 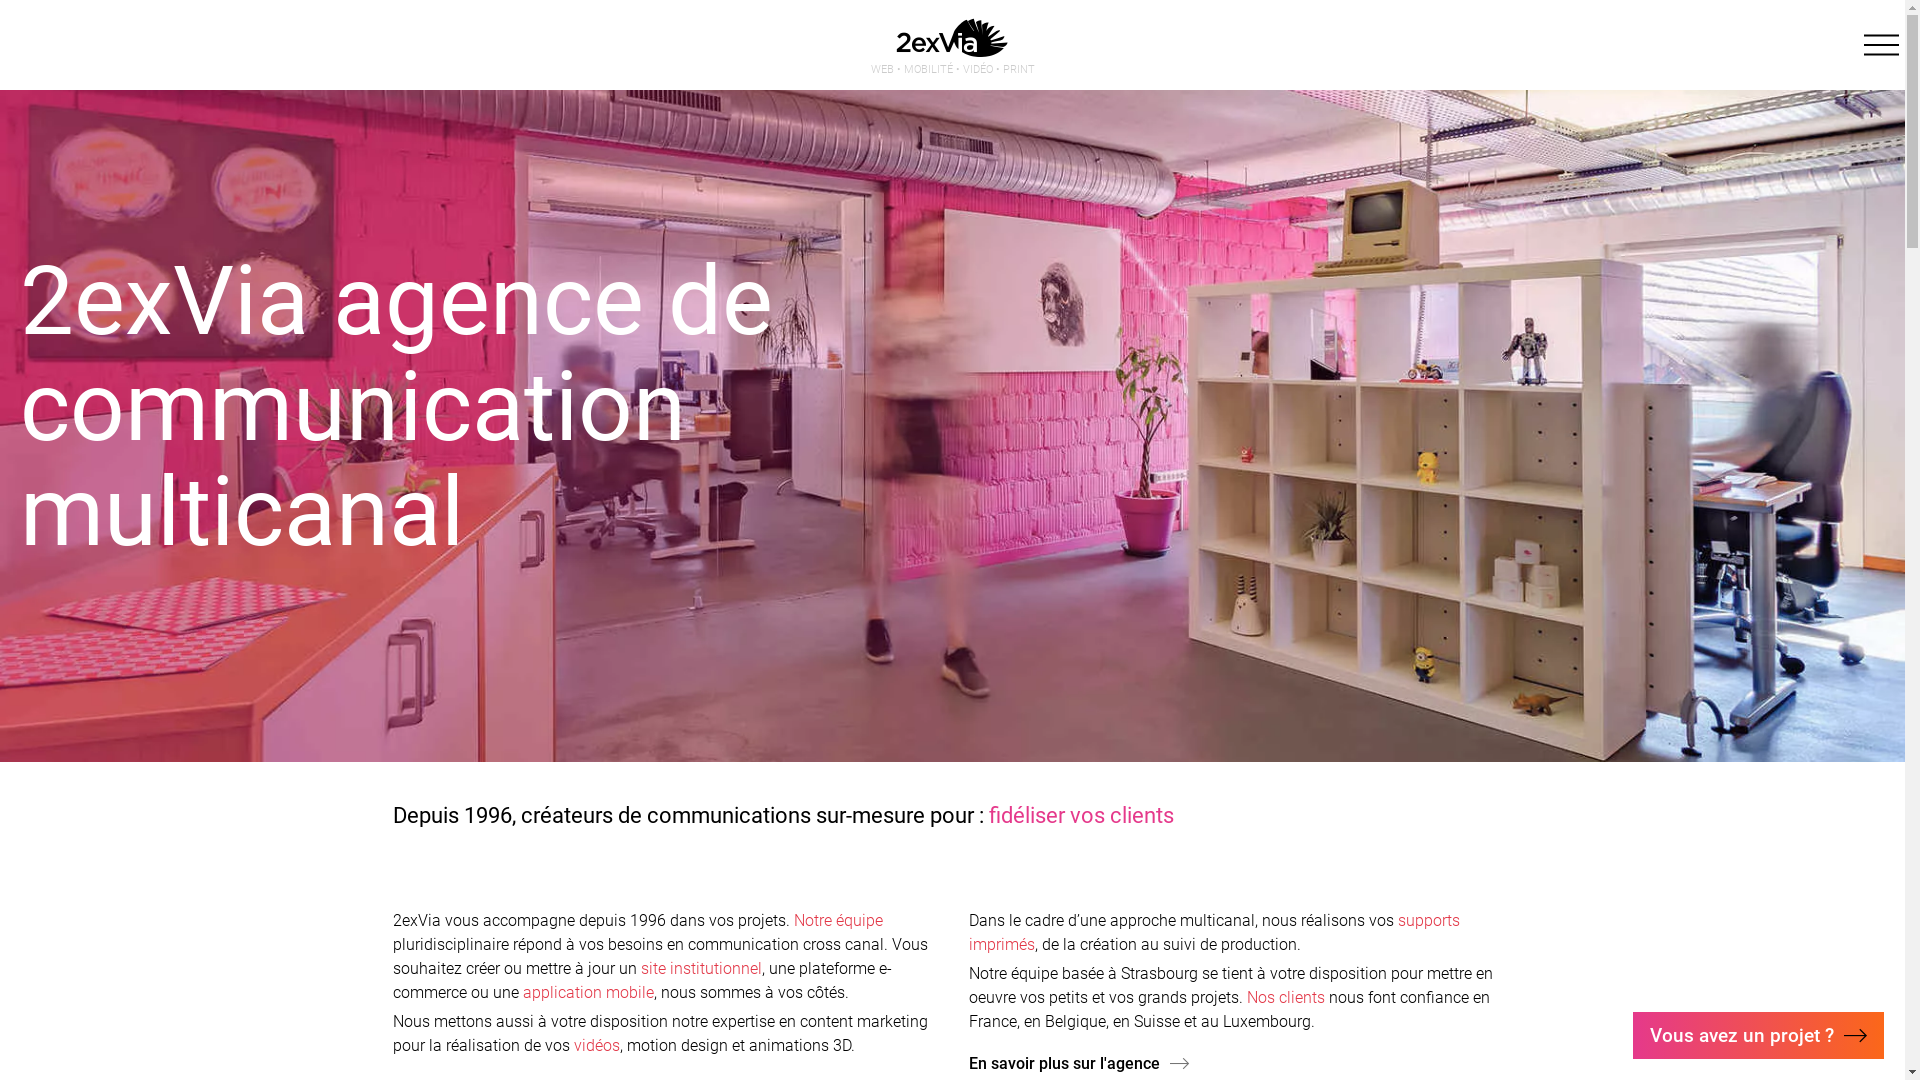 What do you see at coordinates (1757, 1035) in the screenshot?
I see `'Vous avez un projet ?'` at bounding box center [1757, 1035].